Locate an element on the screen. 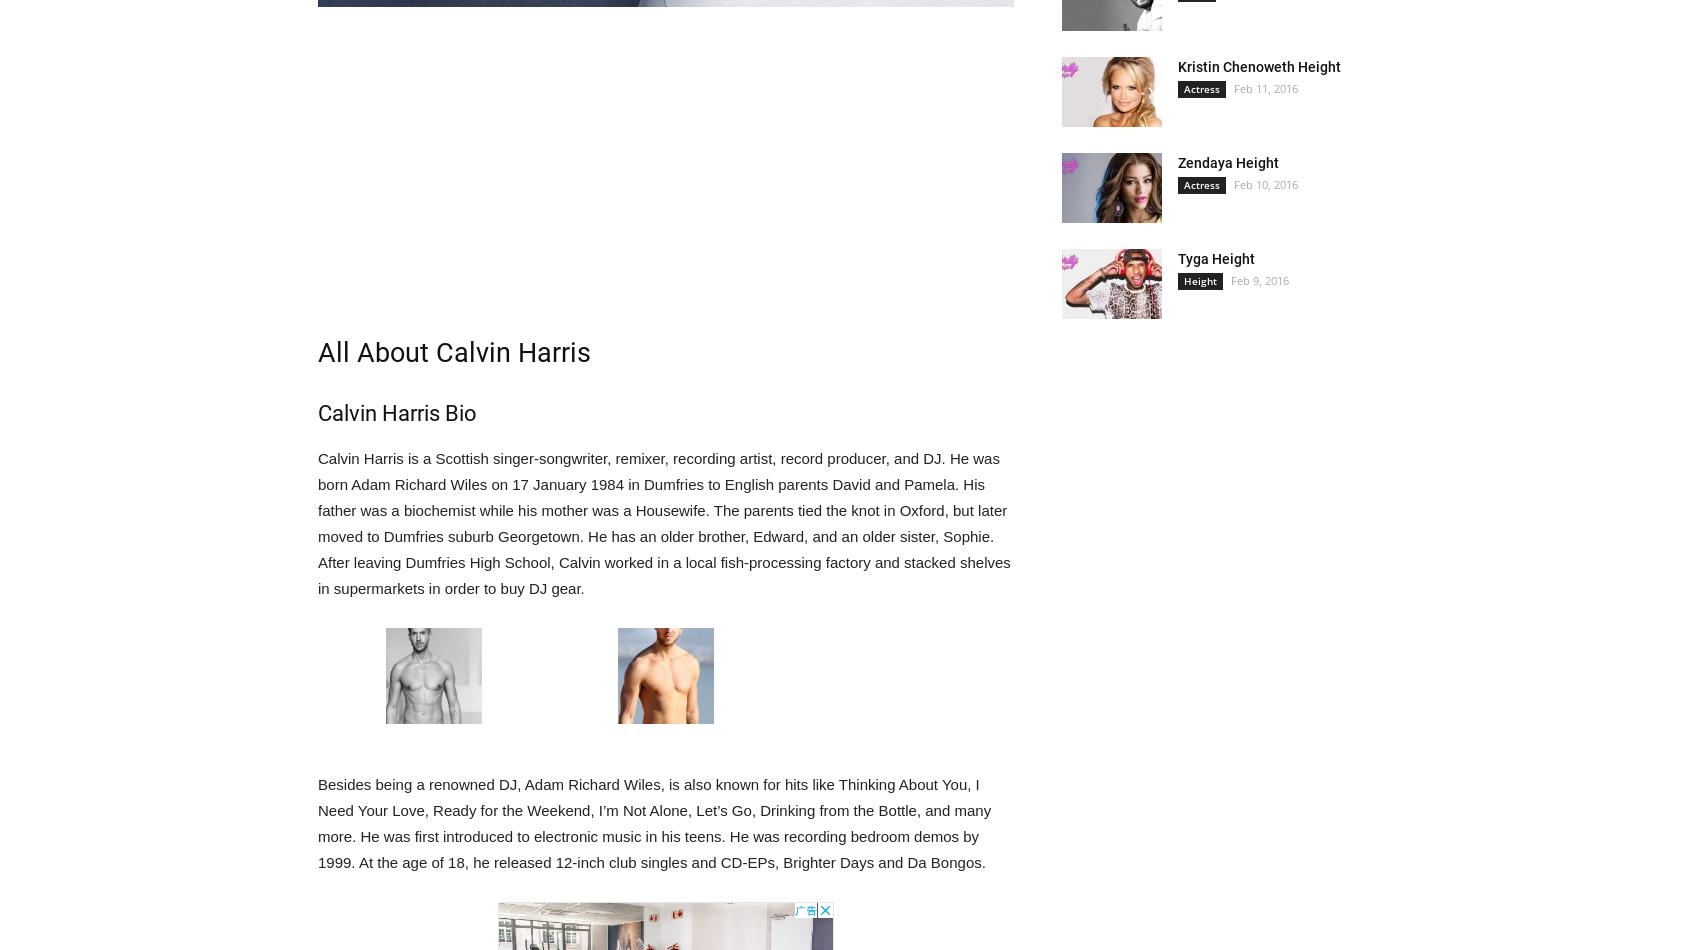 This screenshot has height=950, width=1704. 'Feb 10, 2016' is located at coordinates (1265, 184).